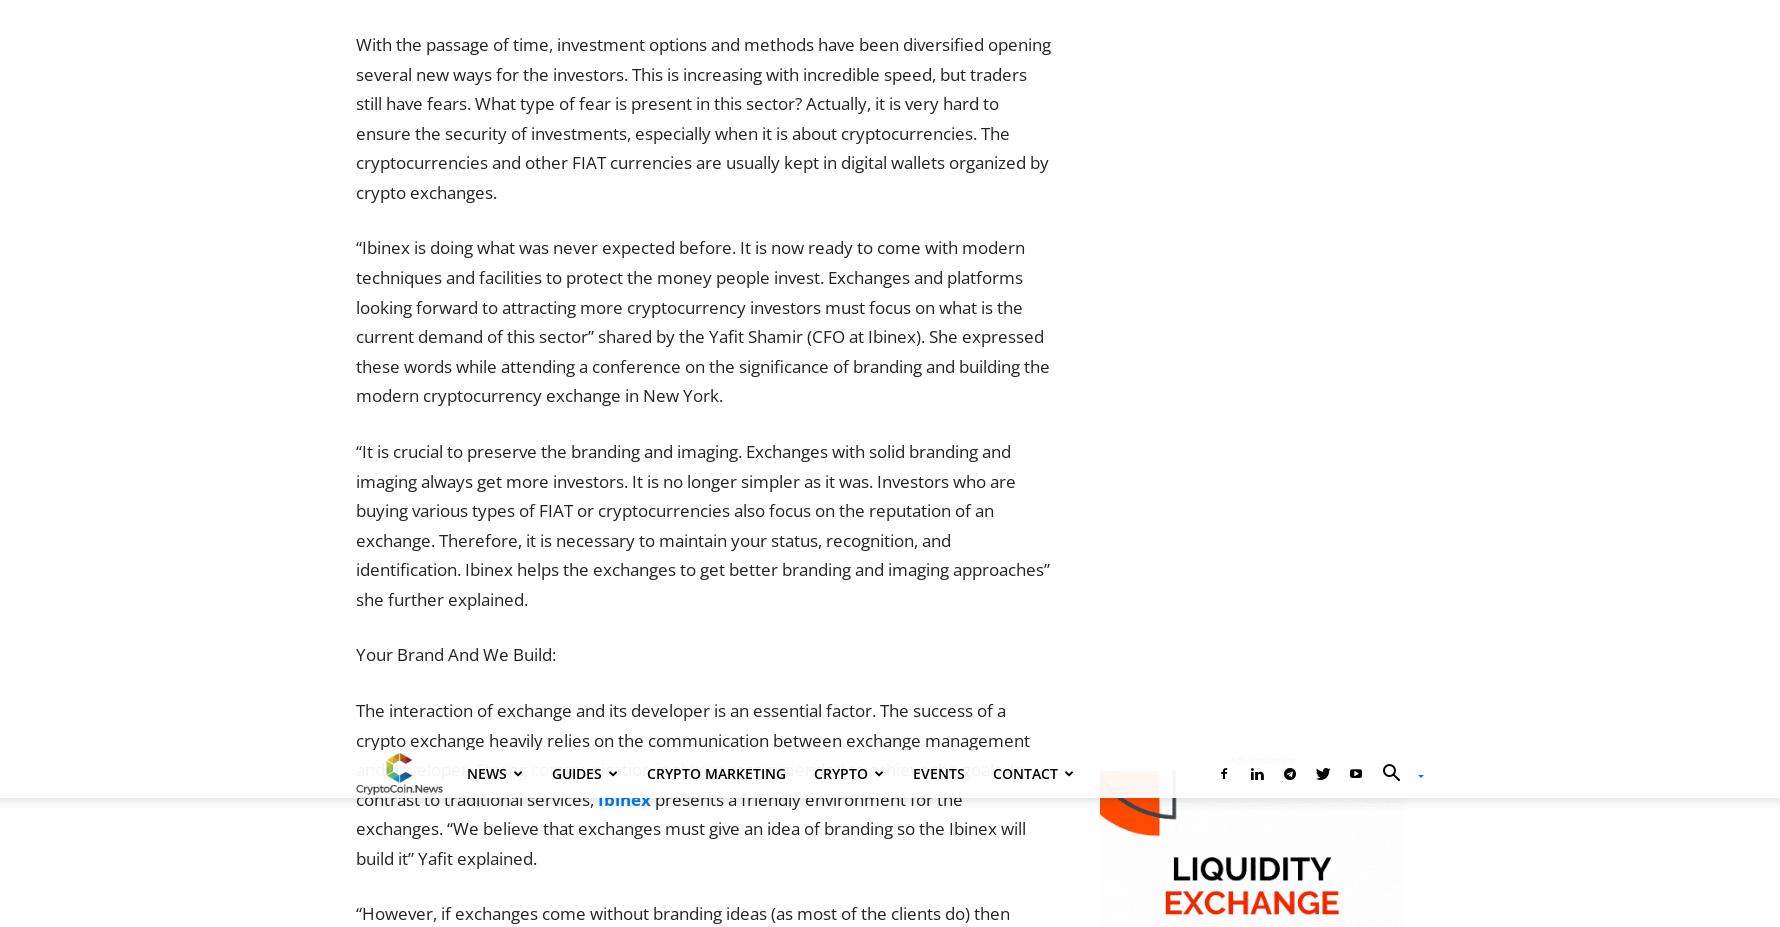 The image size is (1780, 927). I want to click on 'RELATED ARTICLES', so click(431, 561).